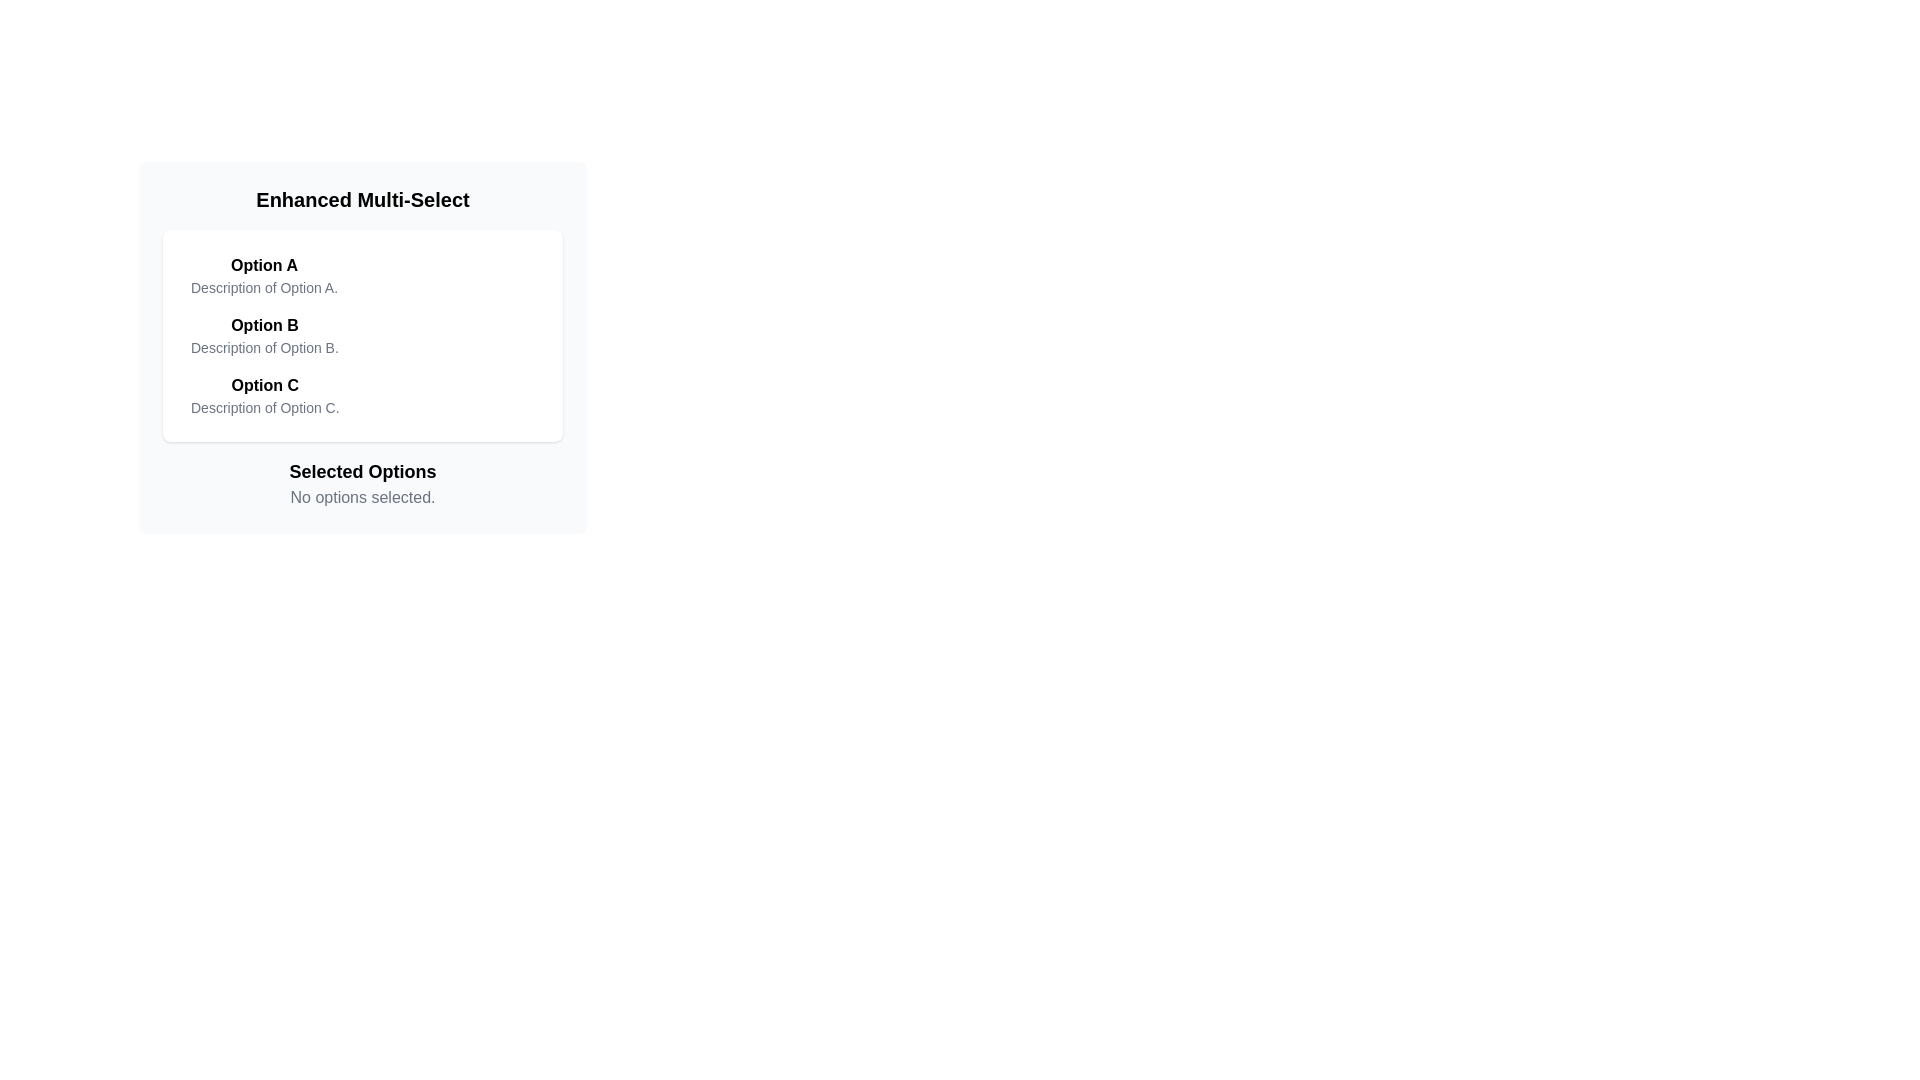 Image resolution: width=1920 pixels, height=1080 pixels. Describe the element at coordinates (363, 496) in the screenshot. I see `the static informational text indicating that no selections have been made in the 'Enhanced Multi-Select' component, located beneath the 'Selected Options' label` at that location.